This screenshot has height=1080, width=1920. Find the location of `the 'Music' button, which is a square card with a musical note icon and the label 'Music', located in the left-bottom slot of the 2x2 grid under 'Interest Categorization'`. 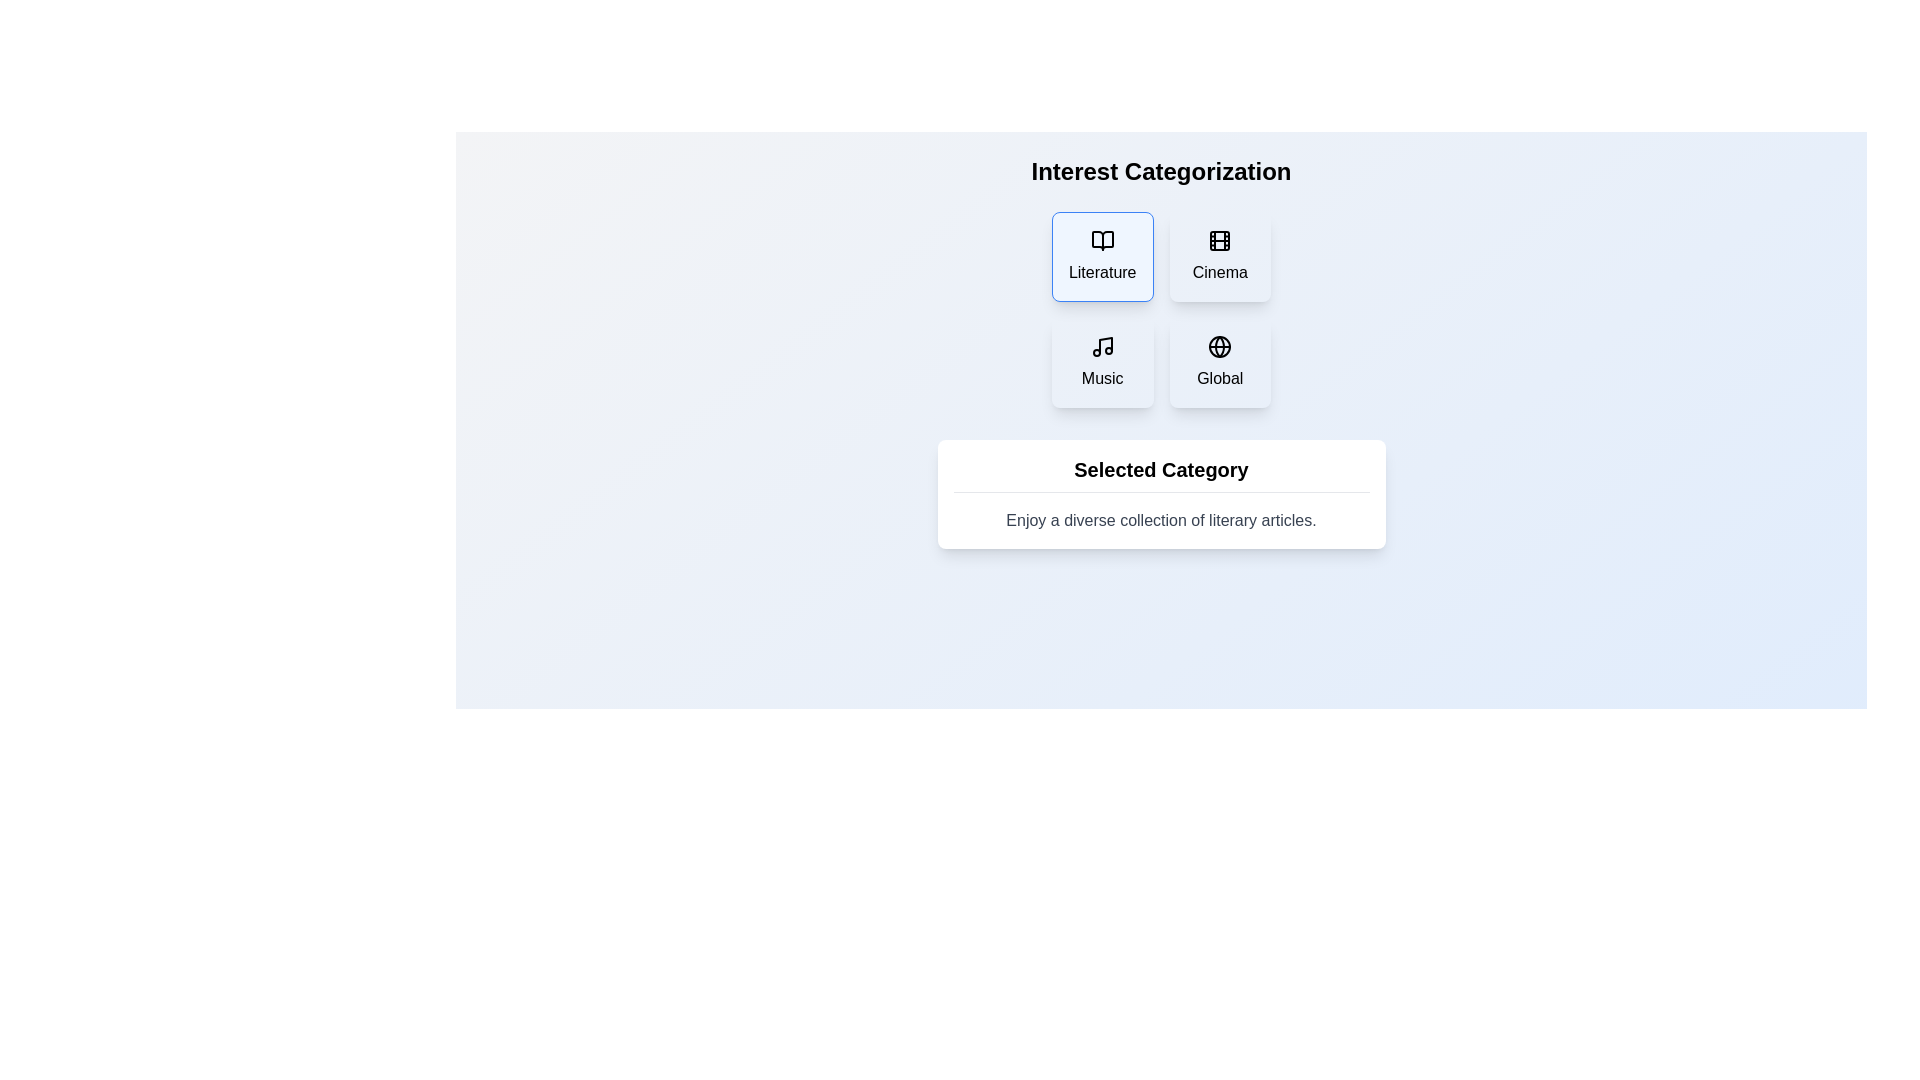

the 'Music' button, which is a square card with a musical note icon and the label 'Music', located in the left-bottom slot of the 2x2 grid under 'Interest Categorization' is located at coordinates (1101, 362).